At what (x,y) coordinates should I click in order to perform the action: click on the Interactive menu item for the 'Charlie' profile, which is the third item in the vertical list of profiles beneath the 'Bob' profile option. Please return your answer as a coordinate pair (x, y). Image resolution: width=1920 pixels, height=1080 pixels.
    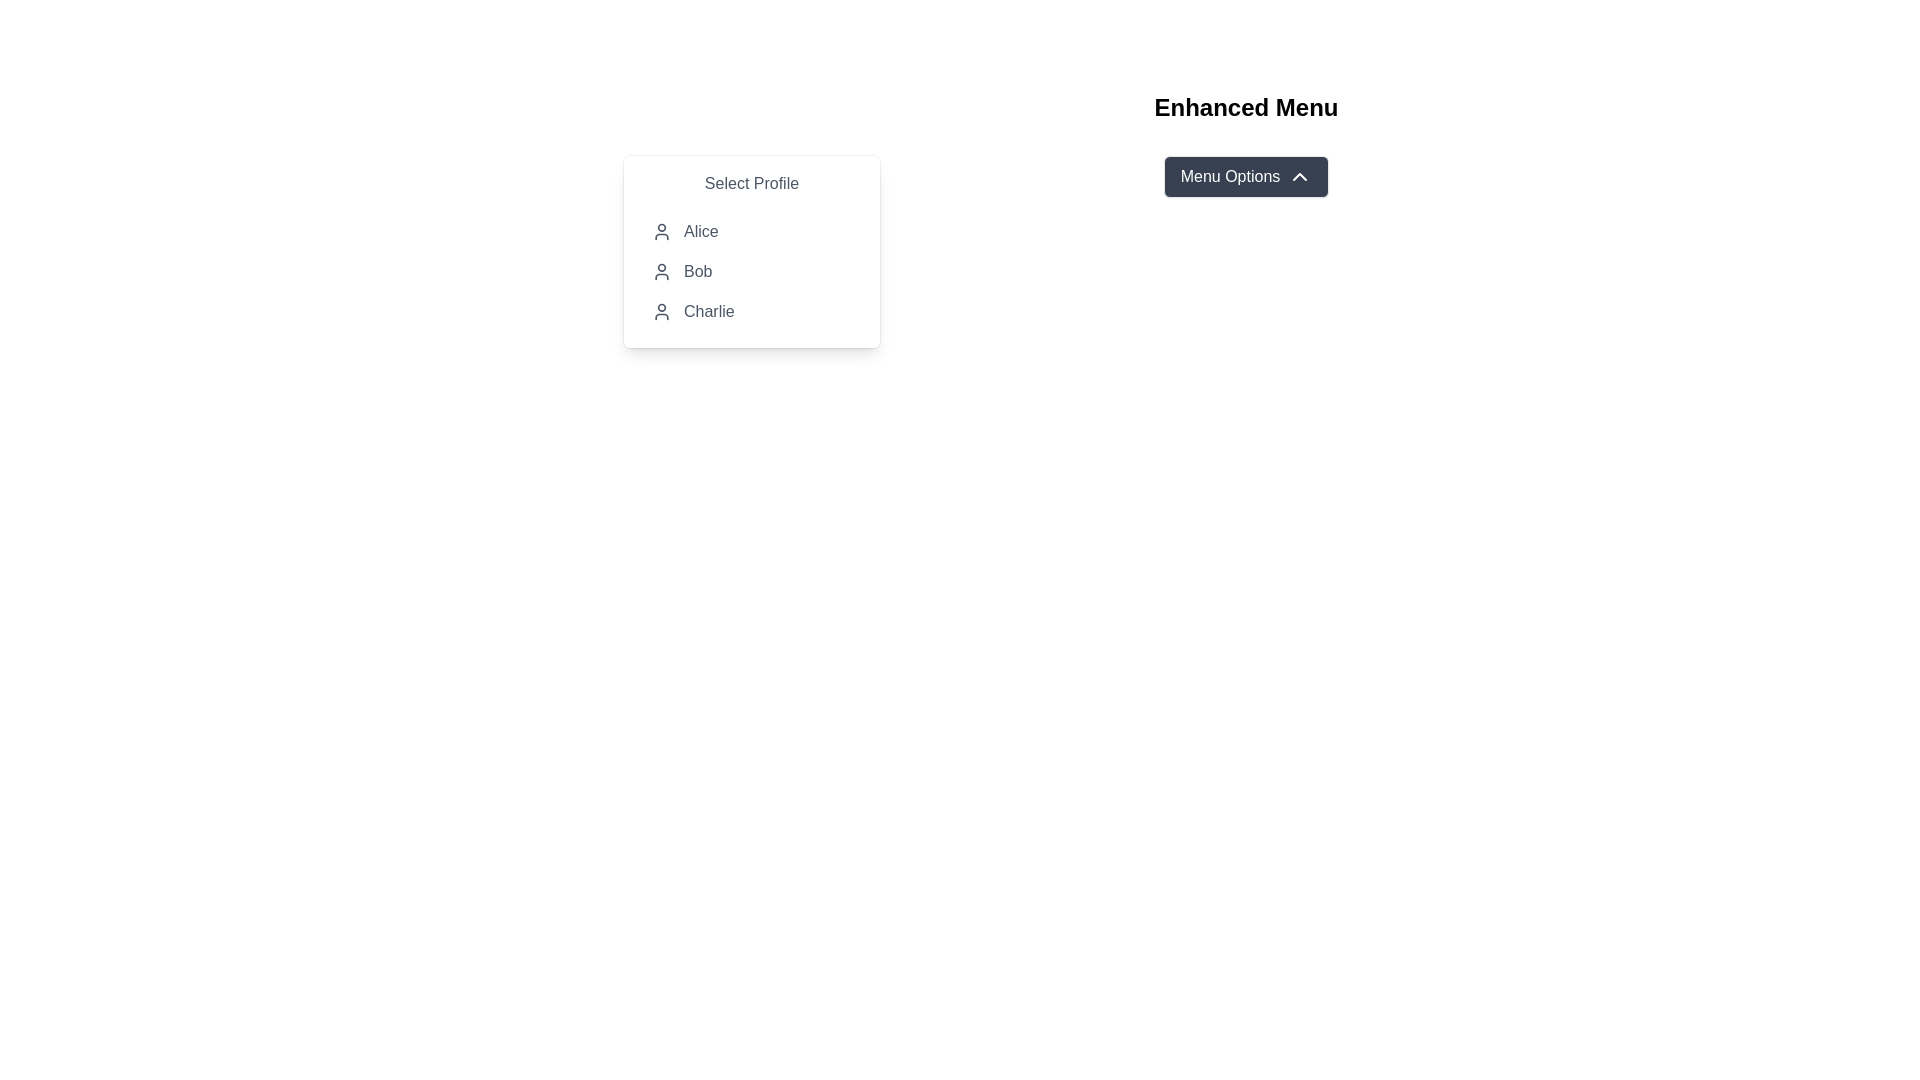
    Looking at the image, I should click on (691, 312).